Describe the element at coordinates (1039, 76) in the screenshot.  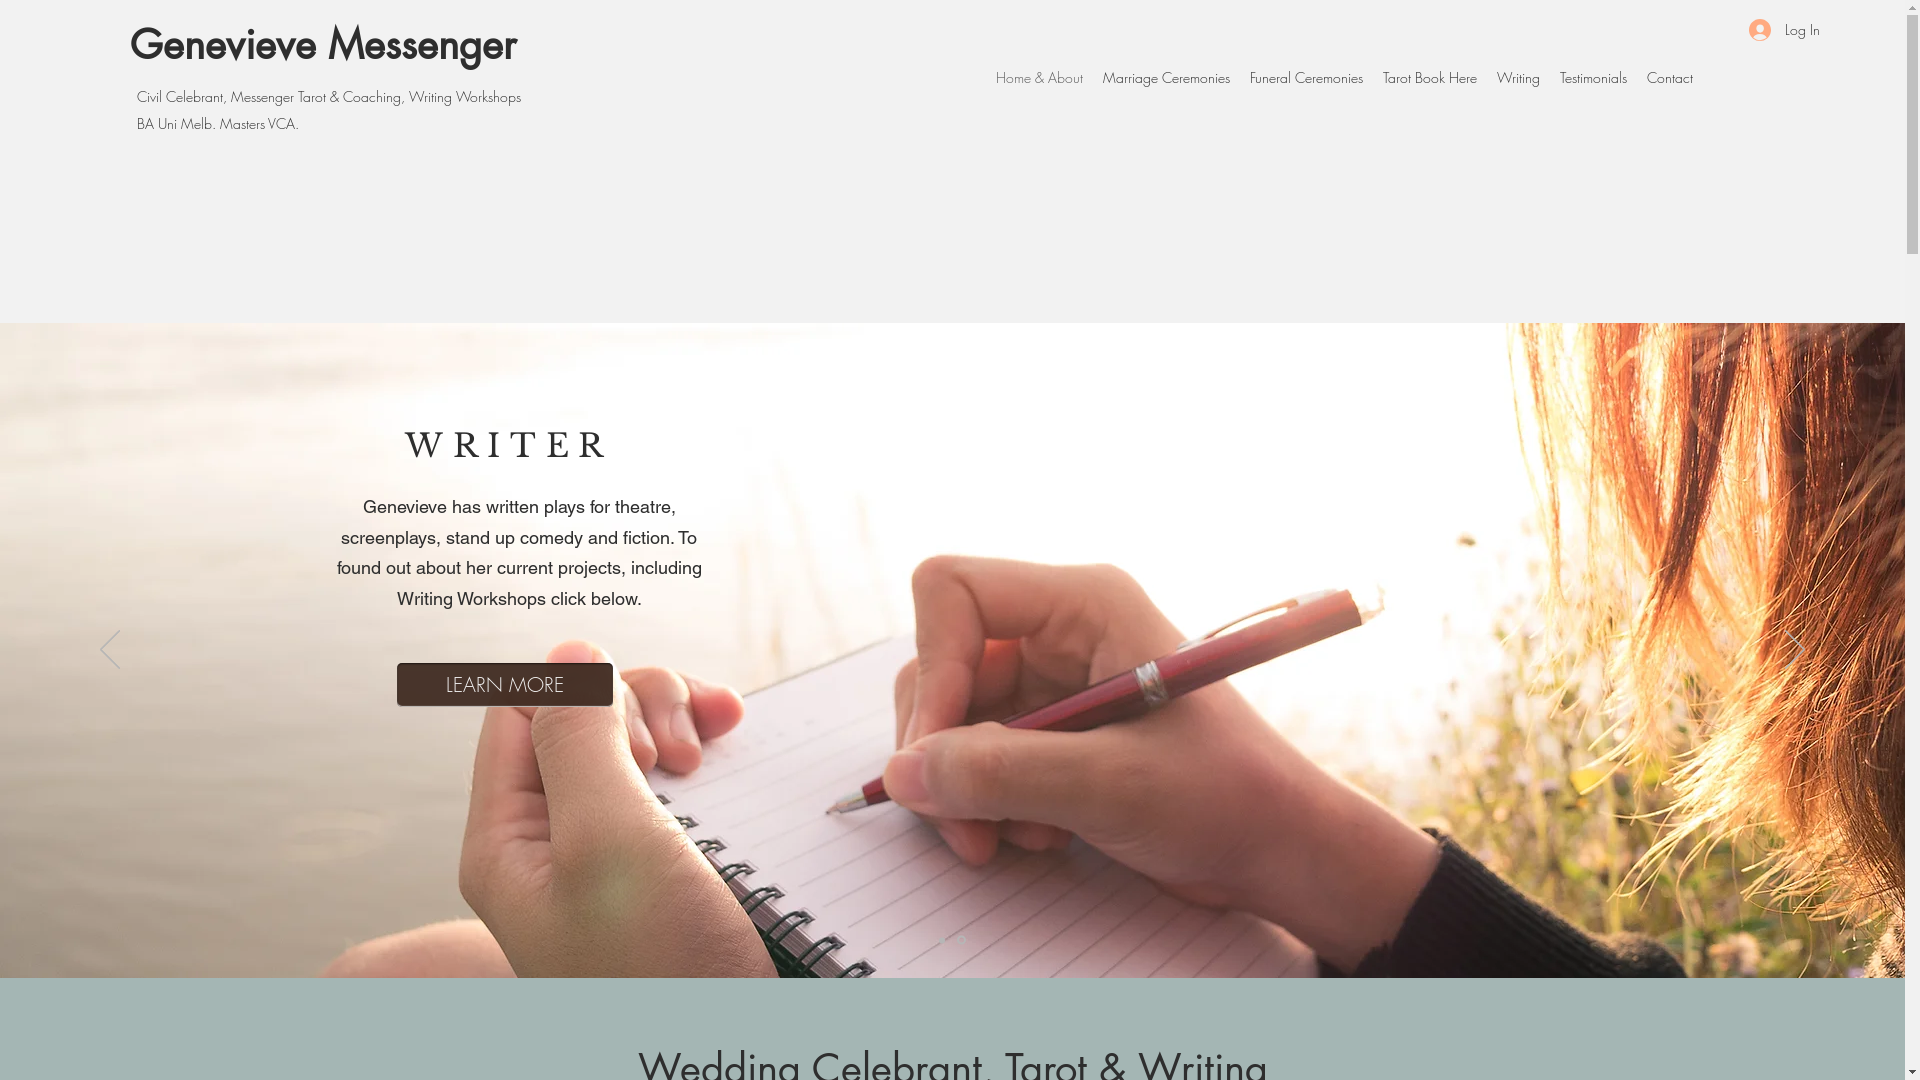
I see `'Home & About'` at that location.